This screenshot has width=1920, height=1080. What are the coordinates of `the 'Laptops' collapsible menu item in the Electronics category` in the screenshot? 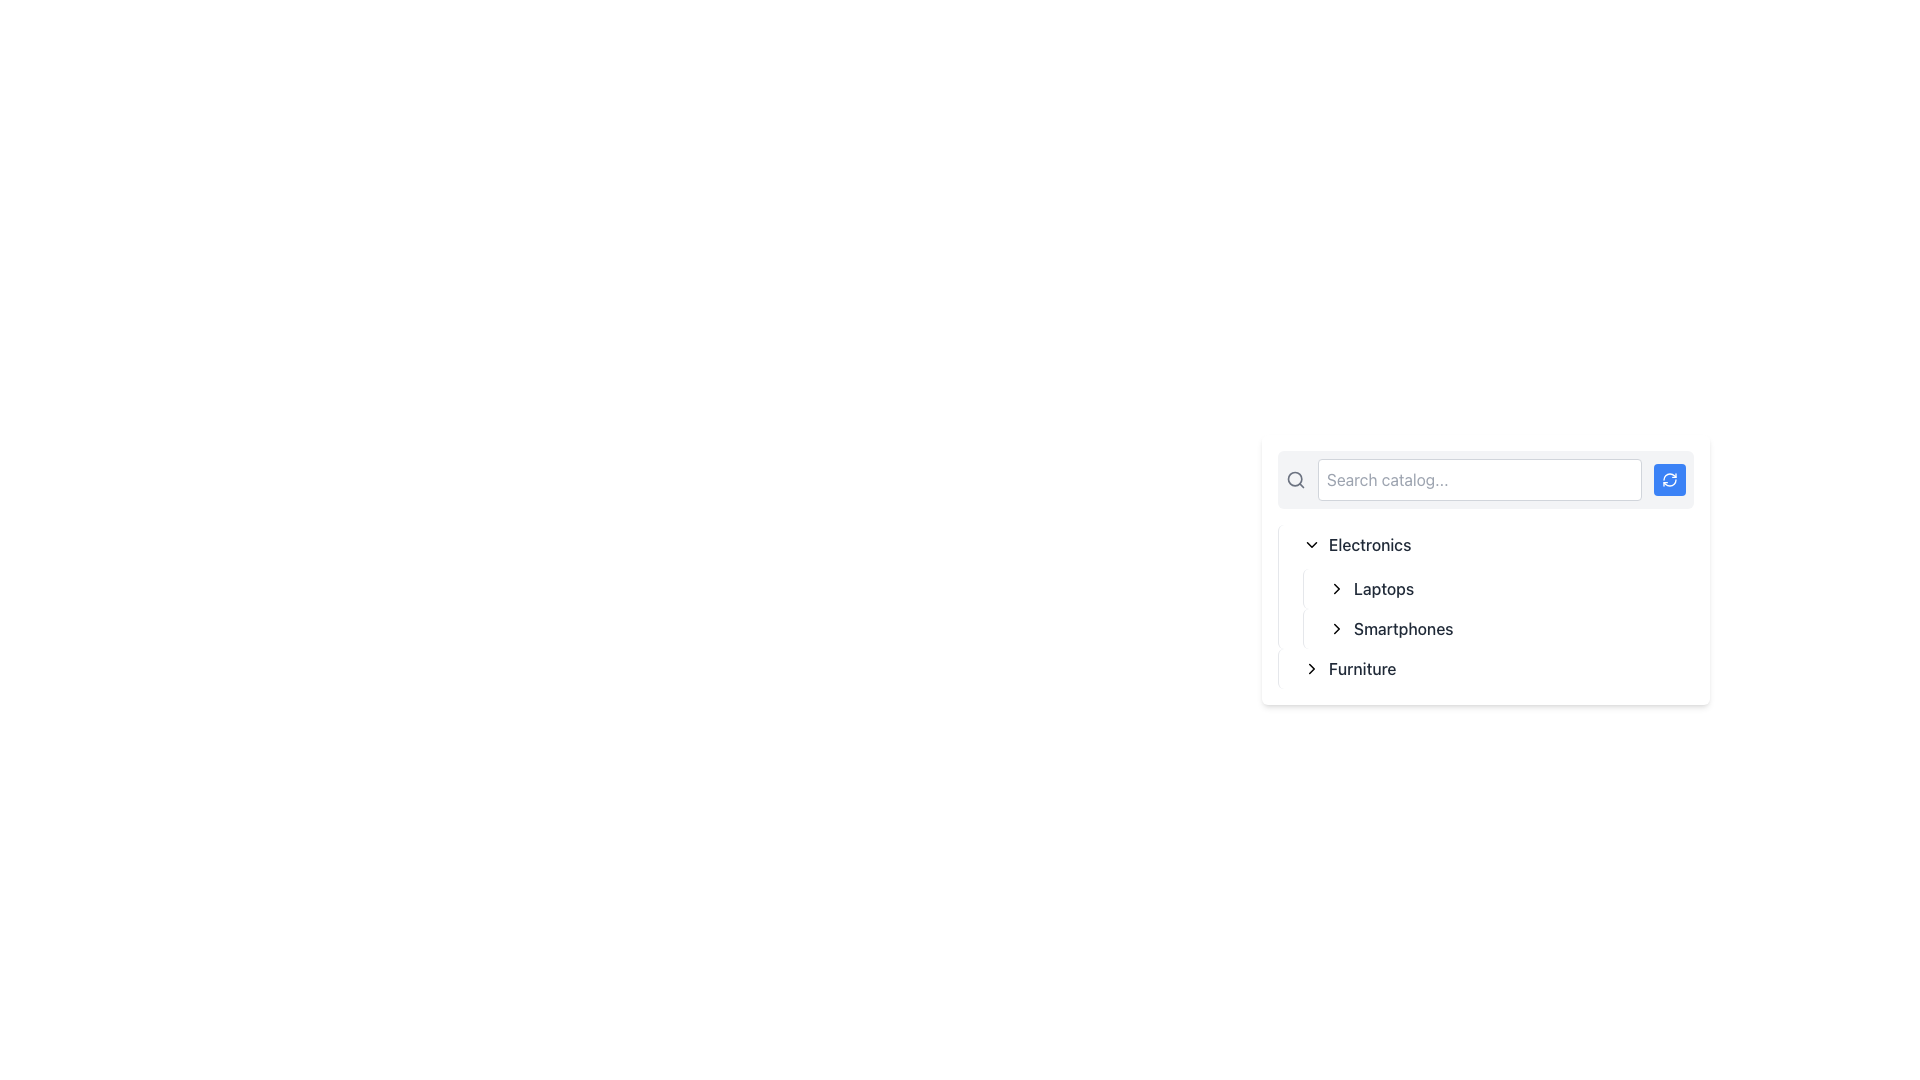 It's located at (1507, 588).